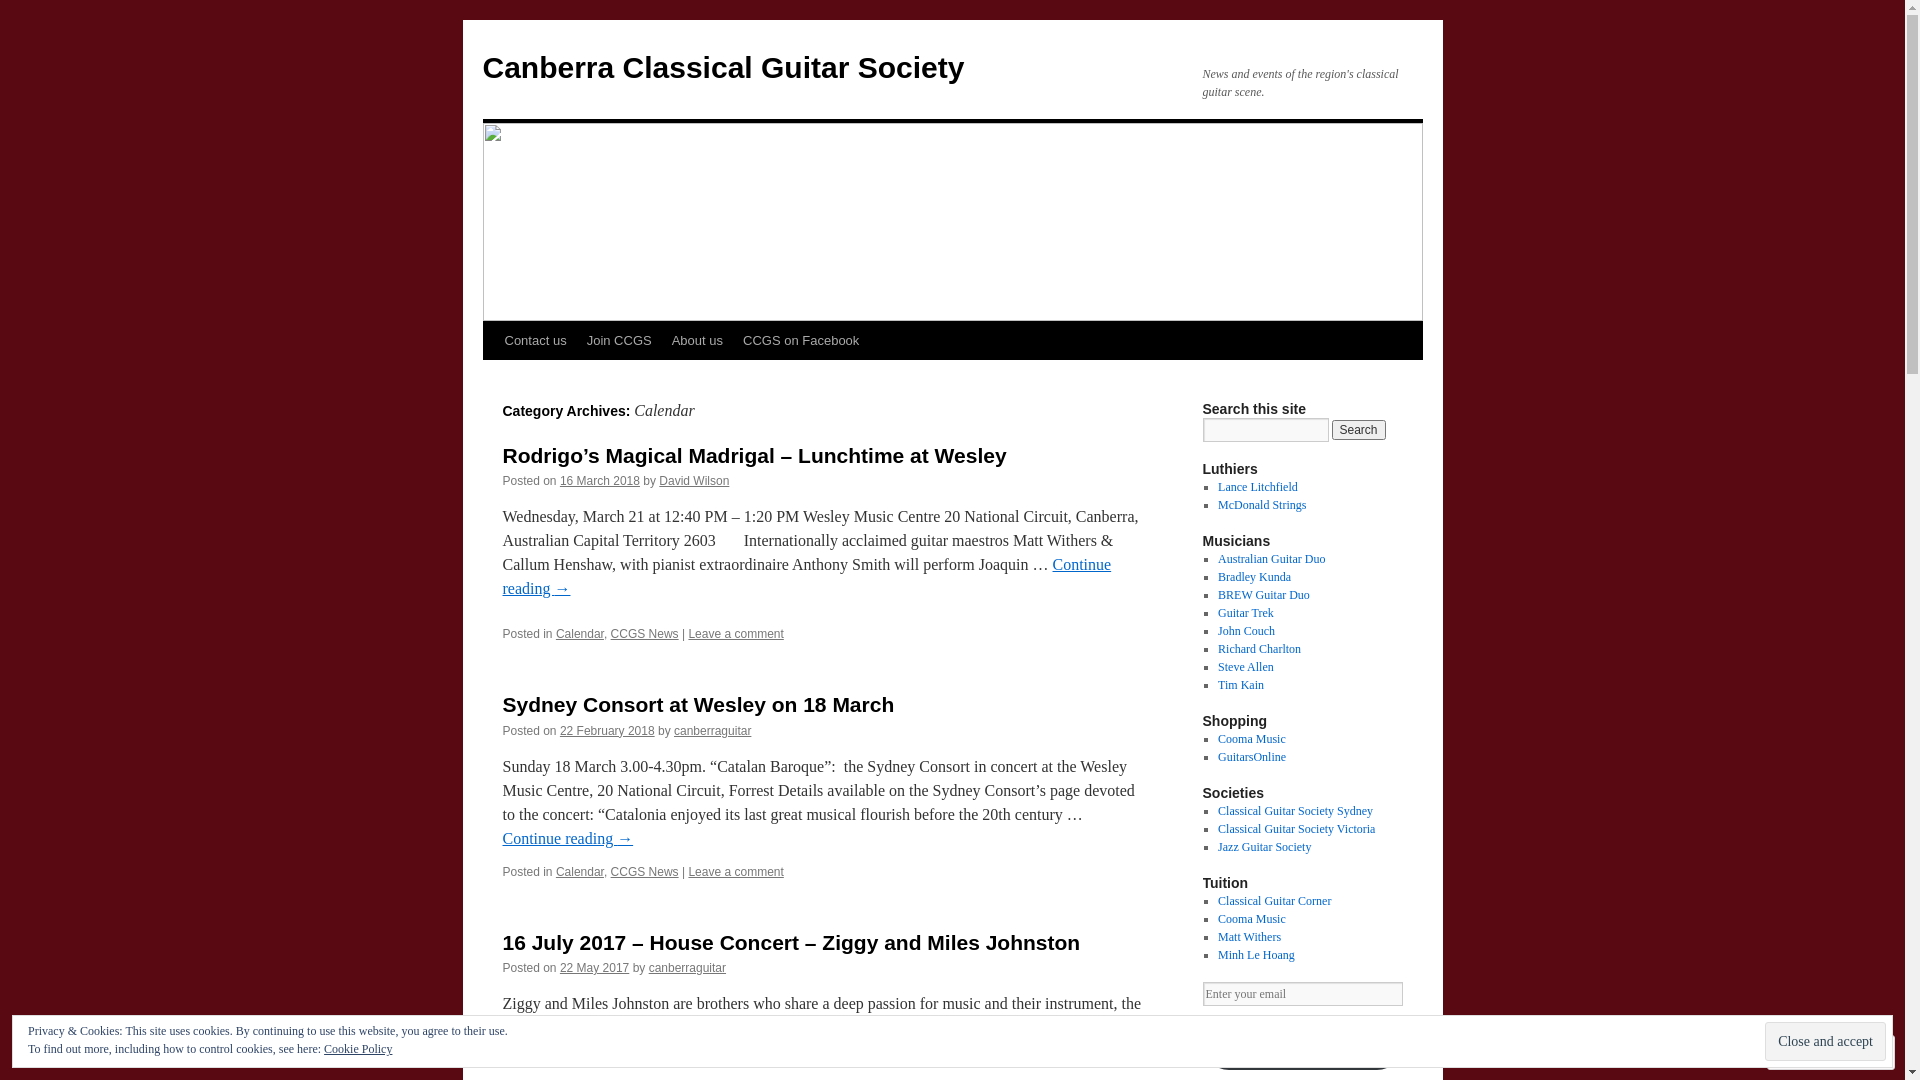 This screenshot has height=1080, width=1920. I want to click on 'Richard Charlton', so click(1217, 648).